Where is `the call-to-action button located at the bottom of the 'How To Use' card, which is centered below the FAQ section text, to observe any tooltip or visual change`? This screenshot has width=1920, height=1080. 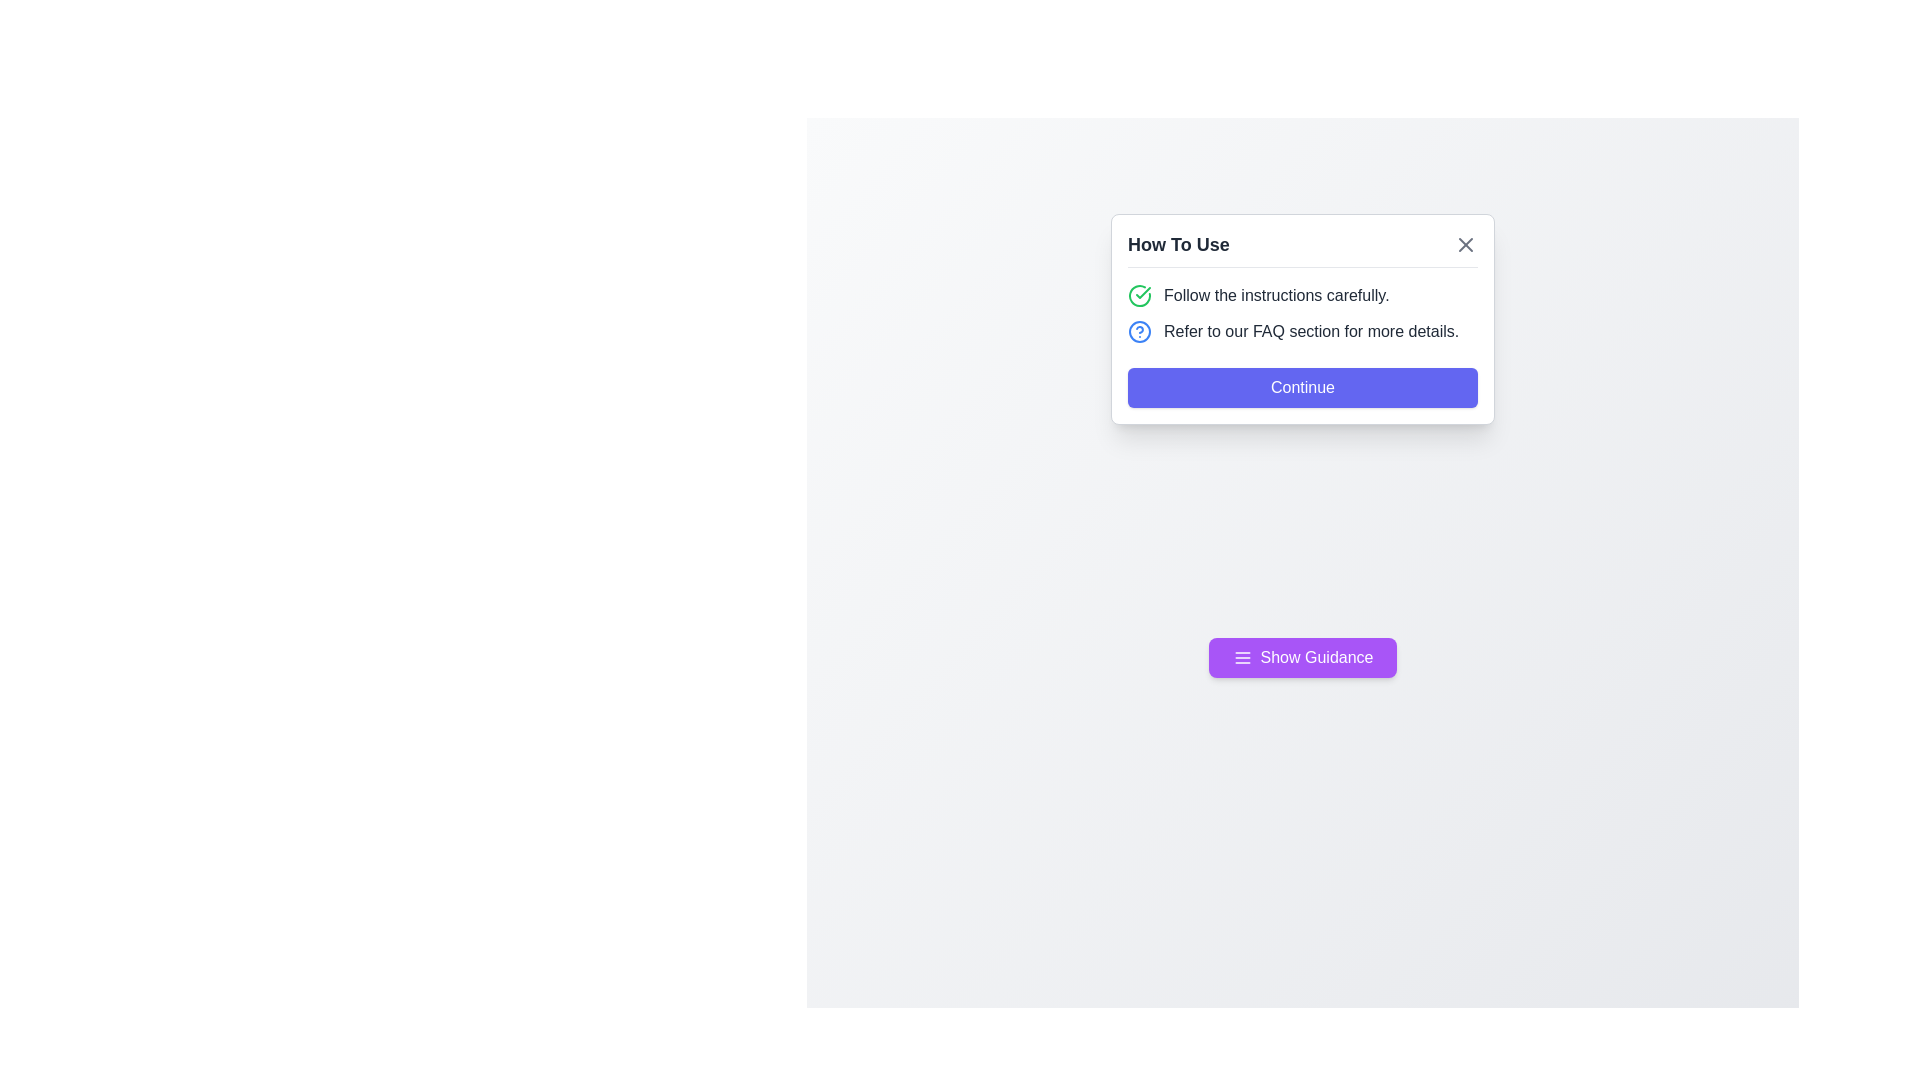
the call-to-action button located at the bottom of the 'How To Use' card, which is centered below the FAQ section text, to observe any tooltip or visual change is located at coordinates (1302, 388).